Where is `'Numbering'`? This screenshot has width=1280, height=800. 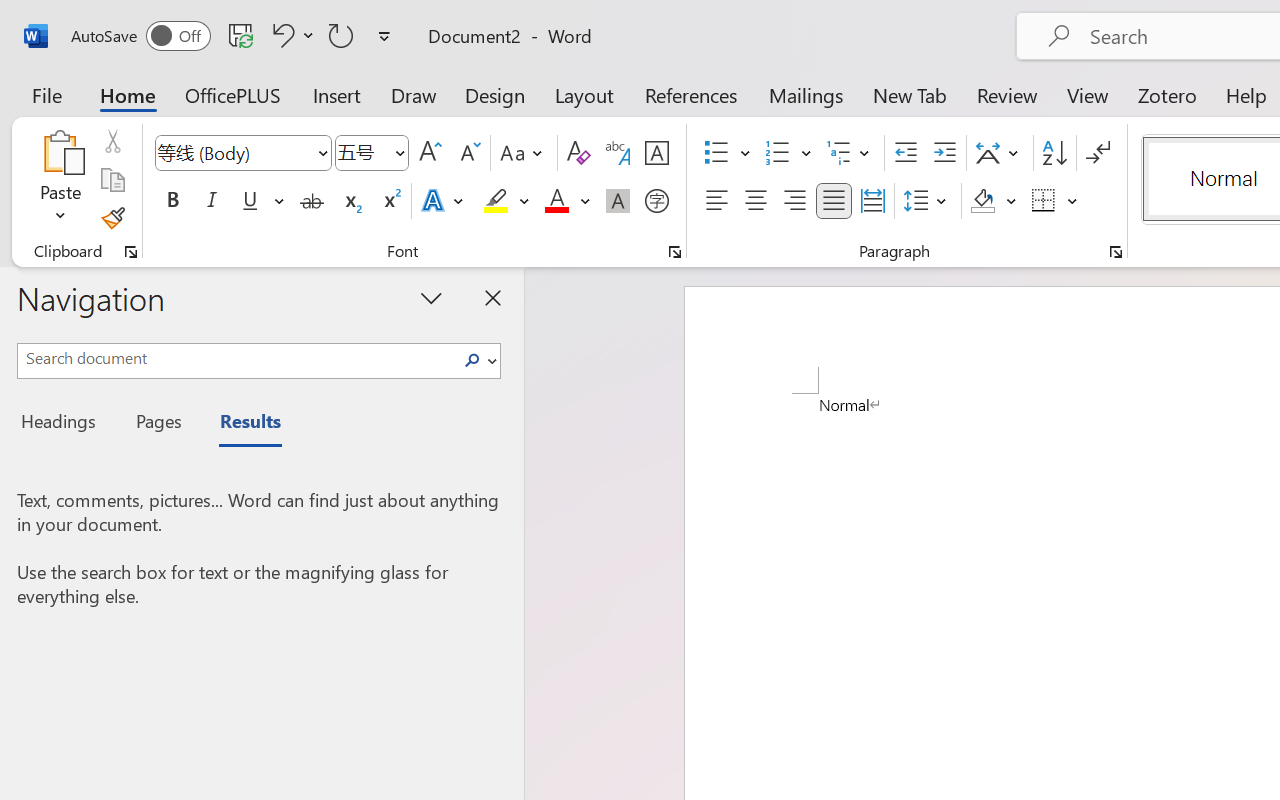 'Numbering' is located at coordinates (777, 153).